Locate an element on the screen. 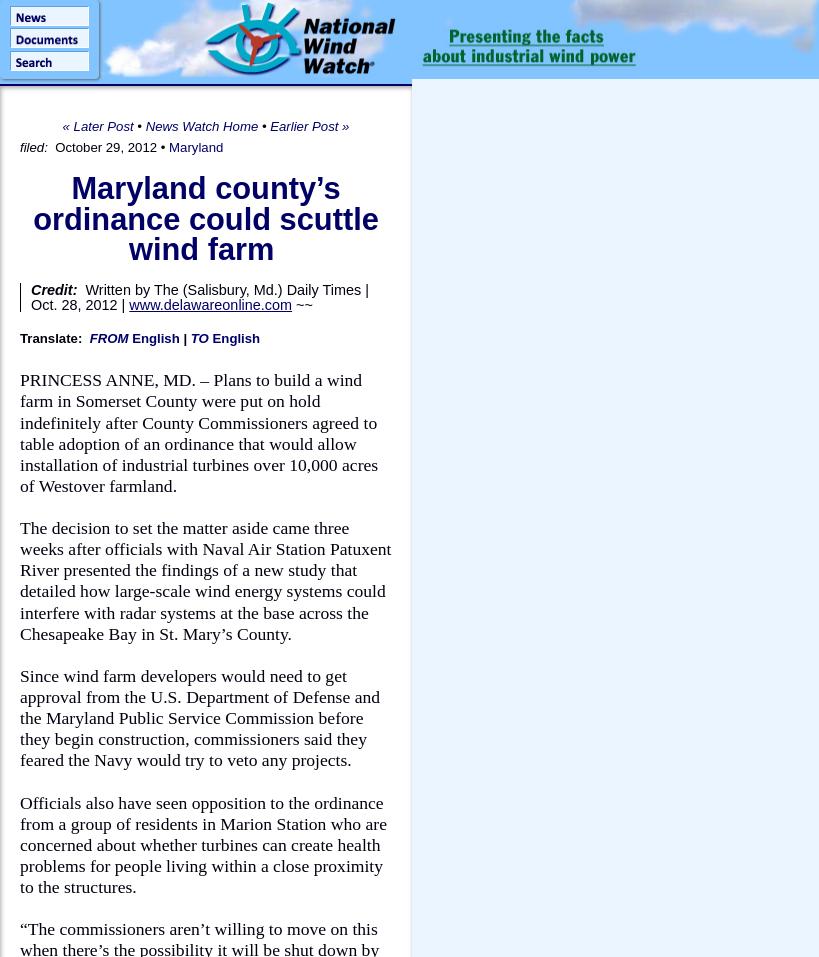 The image size is (819, 957). 'Credit:' is located at coordinates (55, 289).